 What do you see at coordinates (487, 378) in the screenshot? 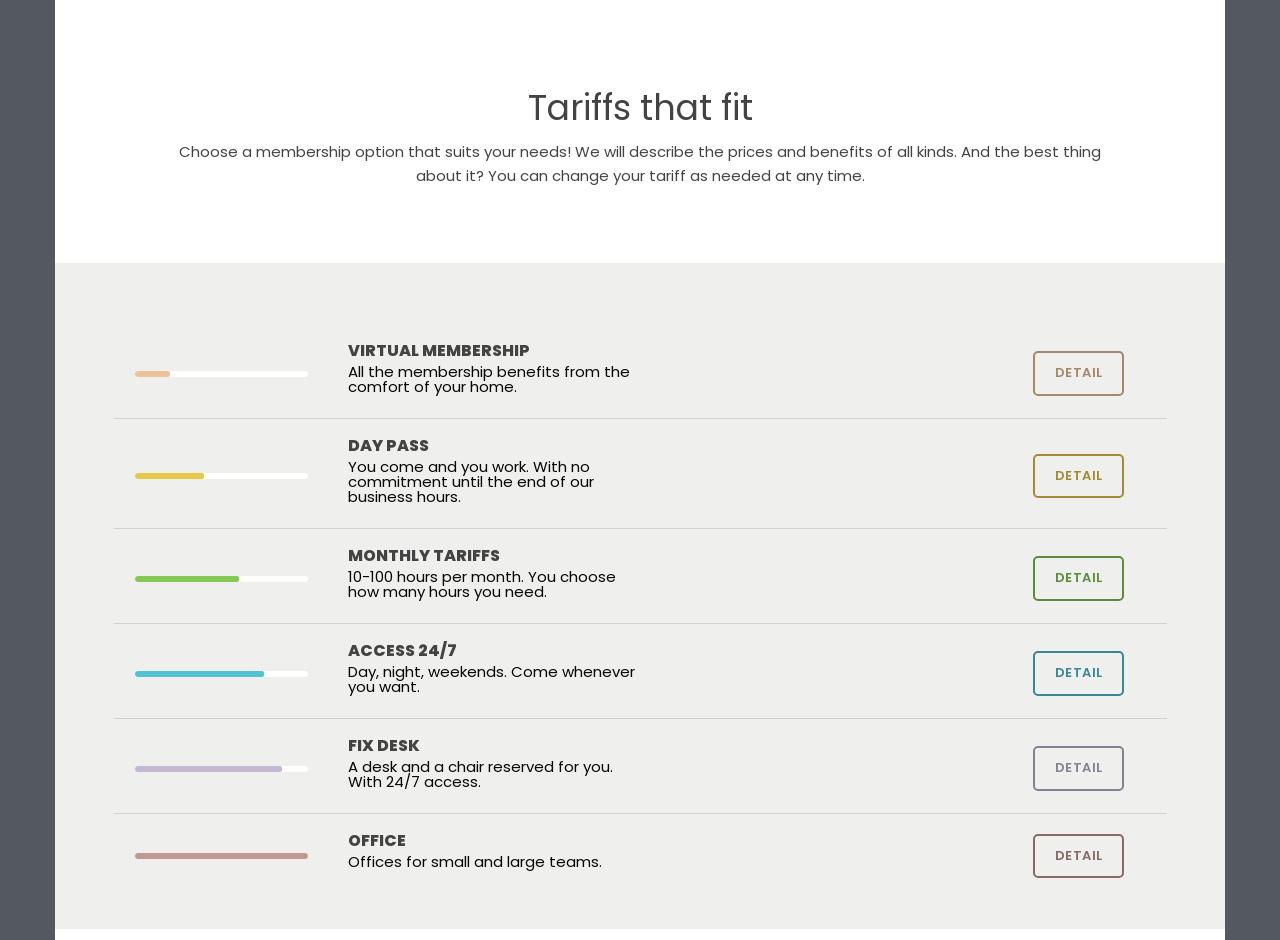
I see `'All the membership benefits from the comfort of your home.'` at bounding box center [487, 378].